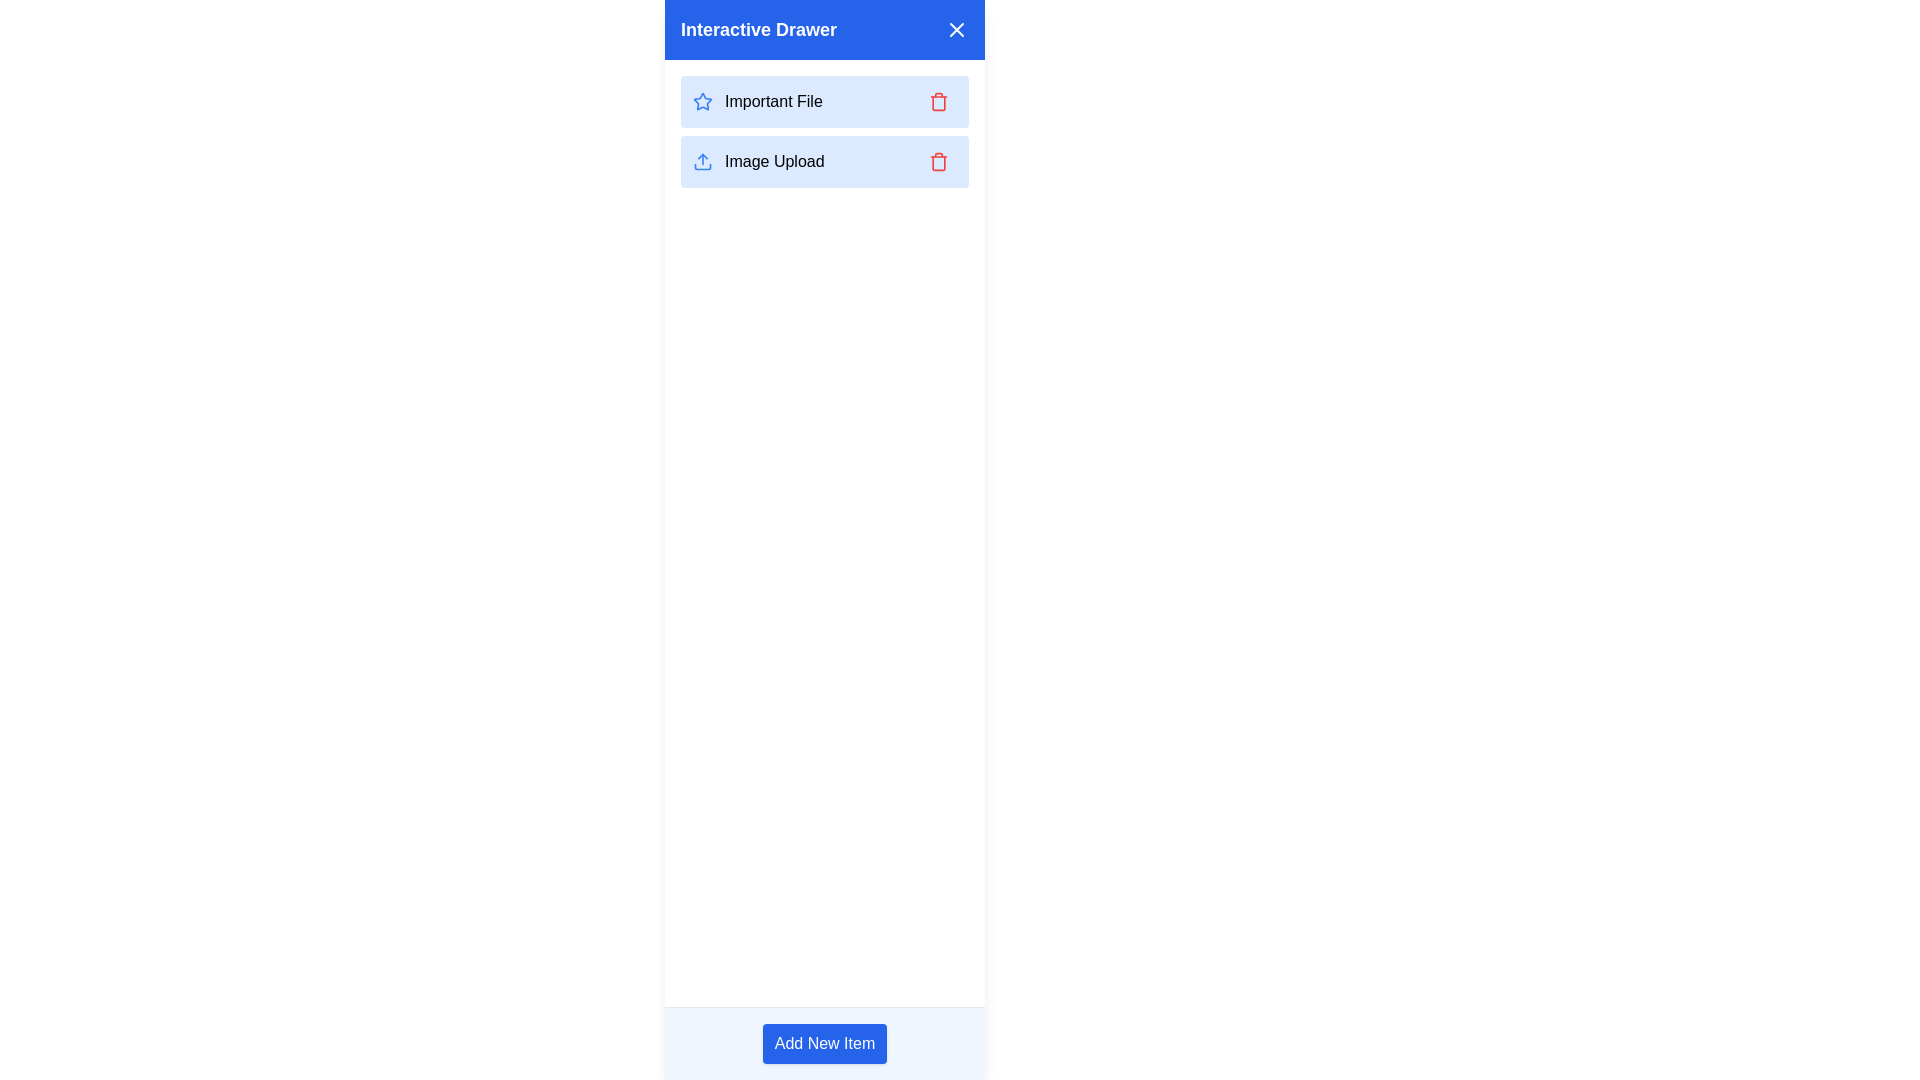 Image resolution: width=1920 pixels, height=1080 pixels. I want to click on the 'Important File' label with the star-shaped icon outlined in blue, which is positioned in the top segment of the list with a light blue background, so click(756, 101).